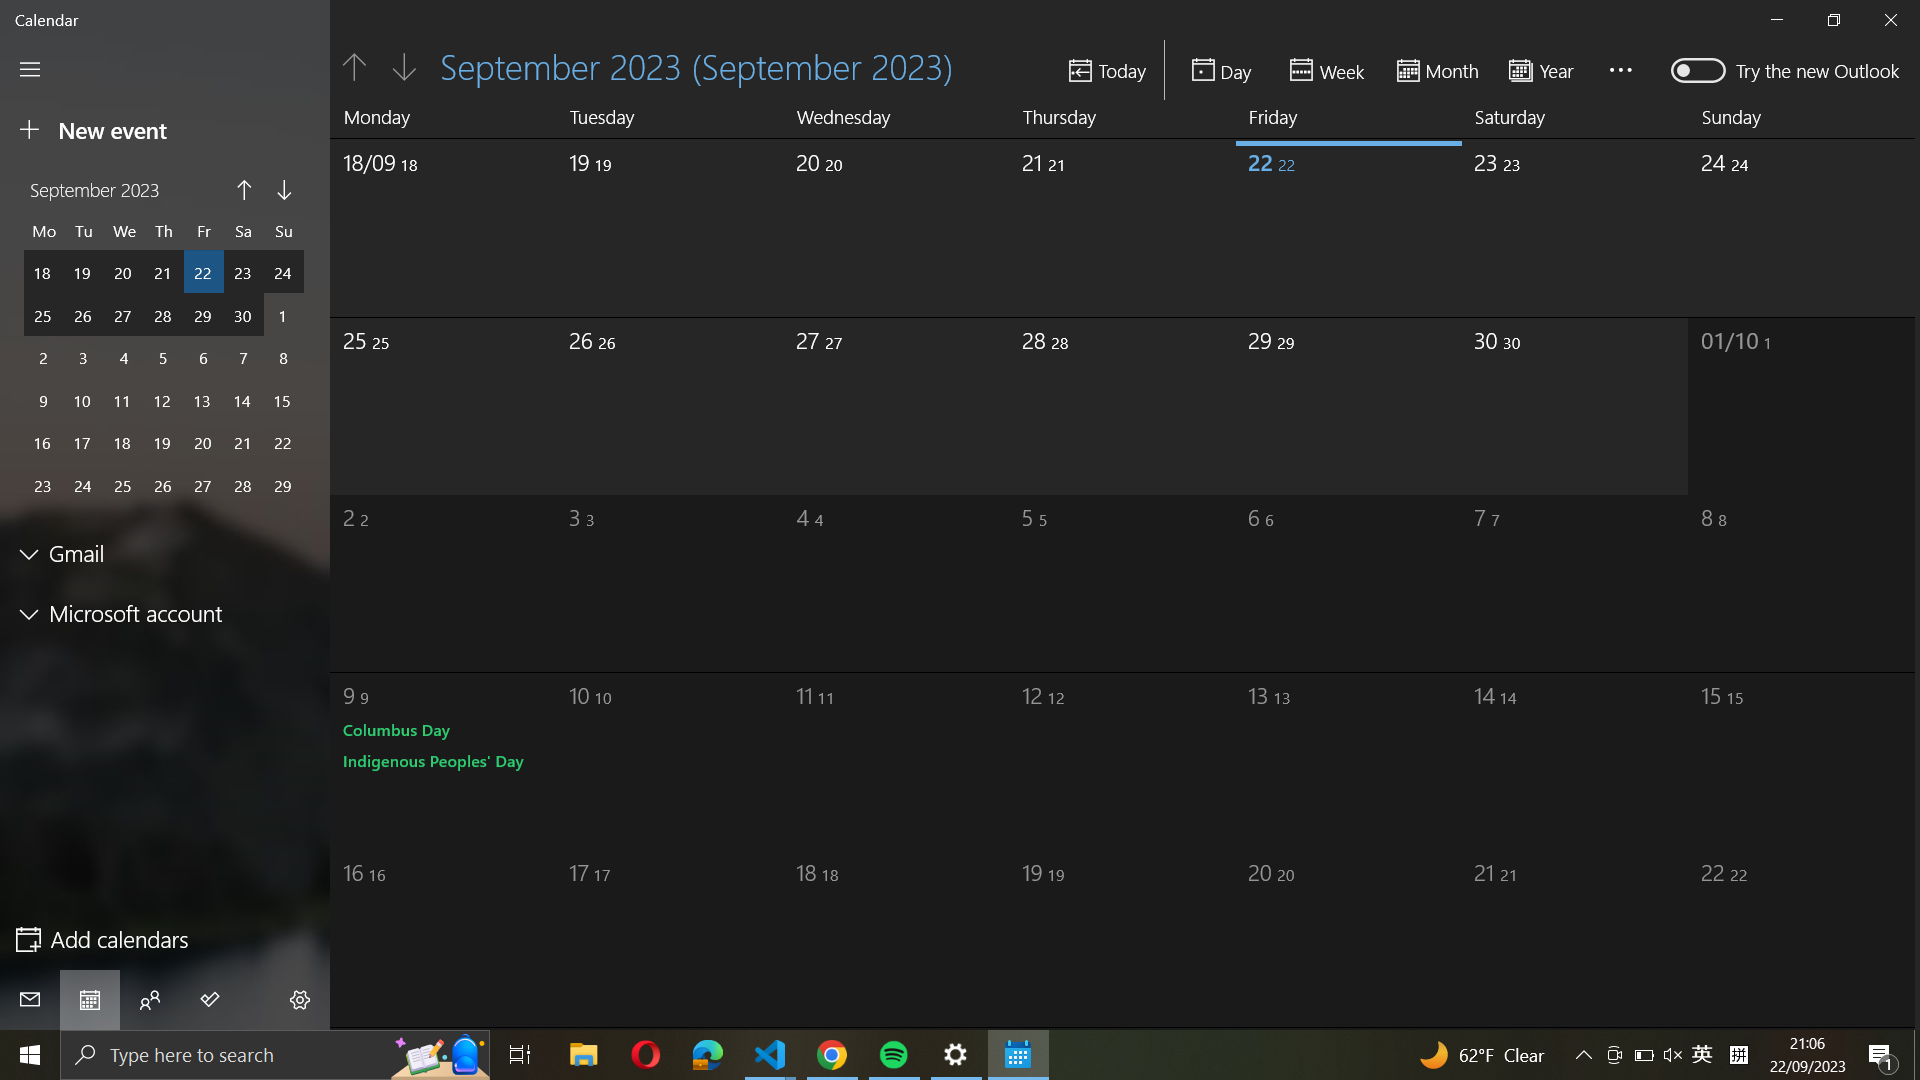  I want to click on Retract the side panel of the calendar, so click(30, 68).